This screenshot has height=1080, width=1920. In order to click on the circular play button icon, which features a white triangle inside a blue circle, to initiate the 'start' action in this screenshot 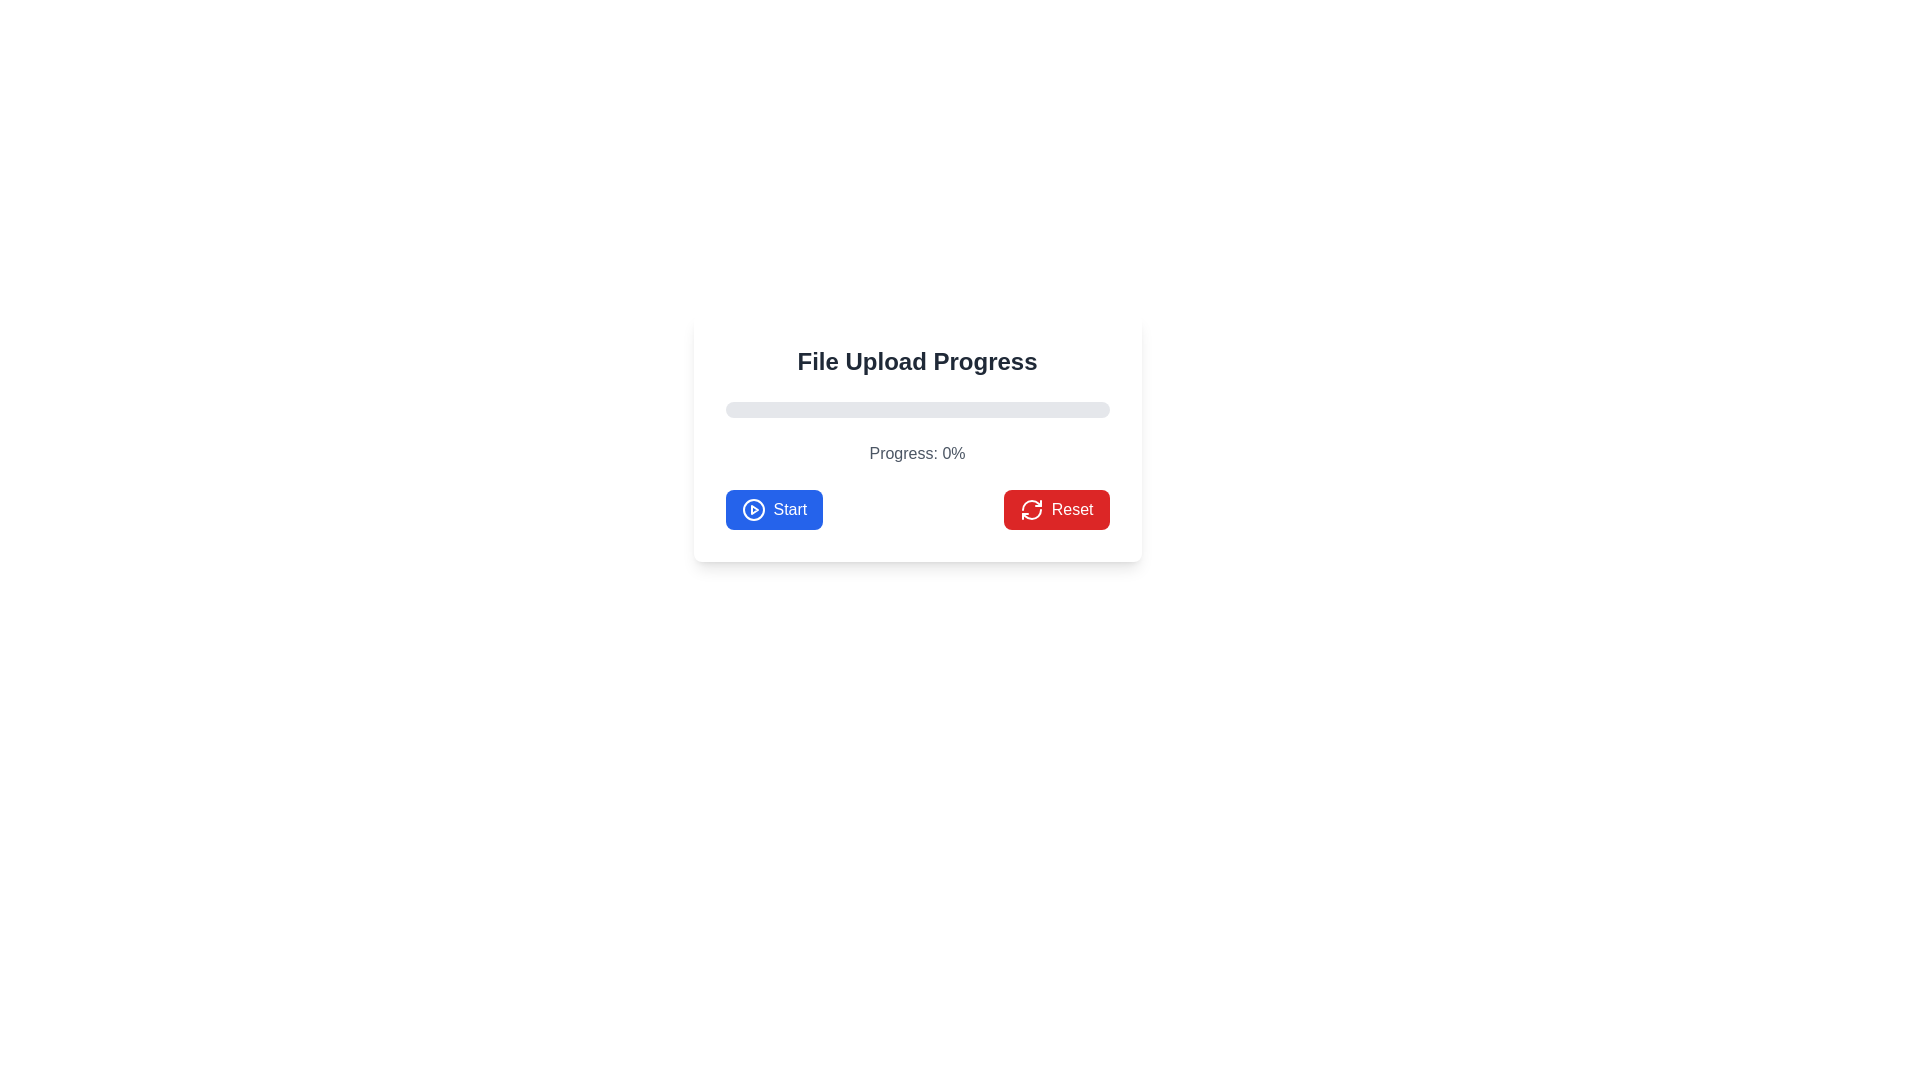, I will do `click(752, 508)`.